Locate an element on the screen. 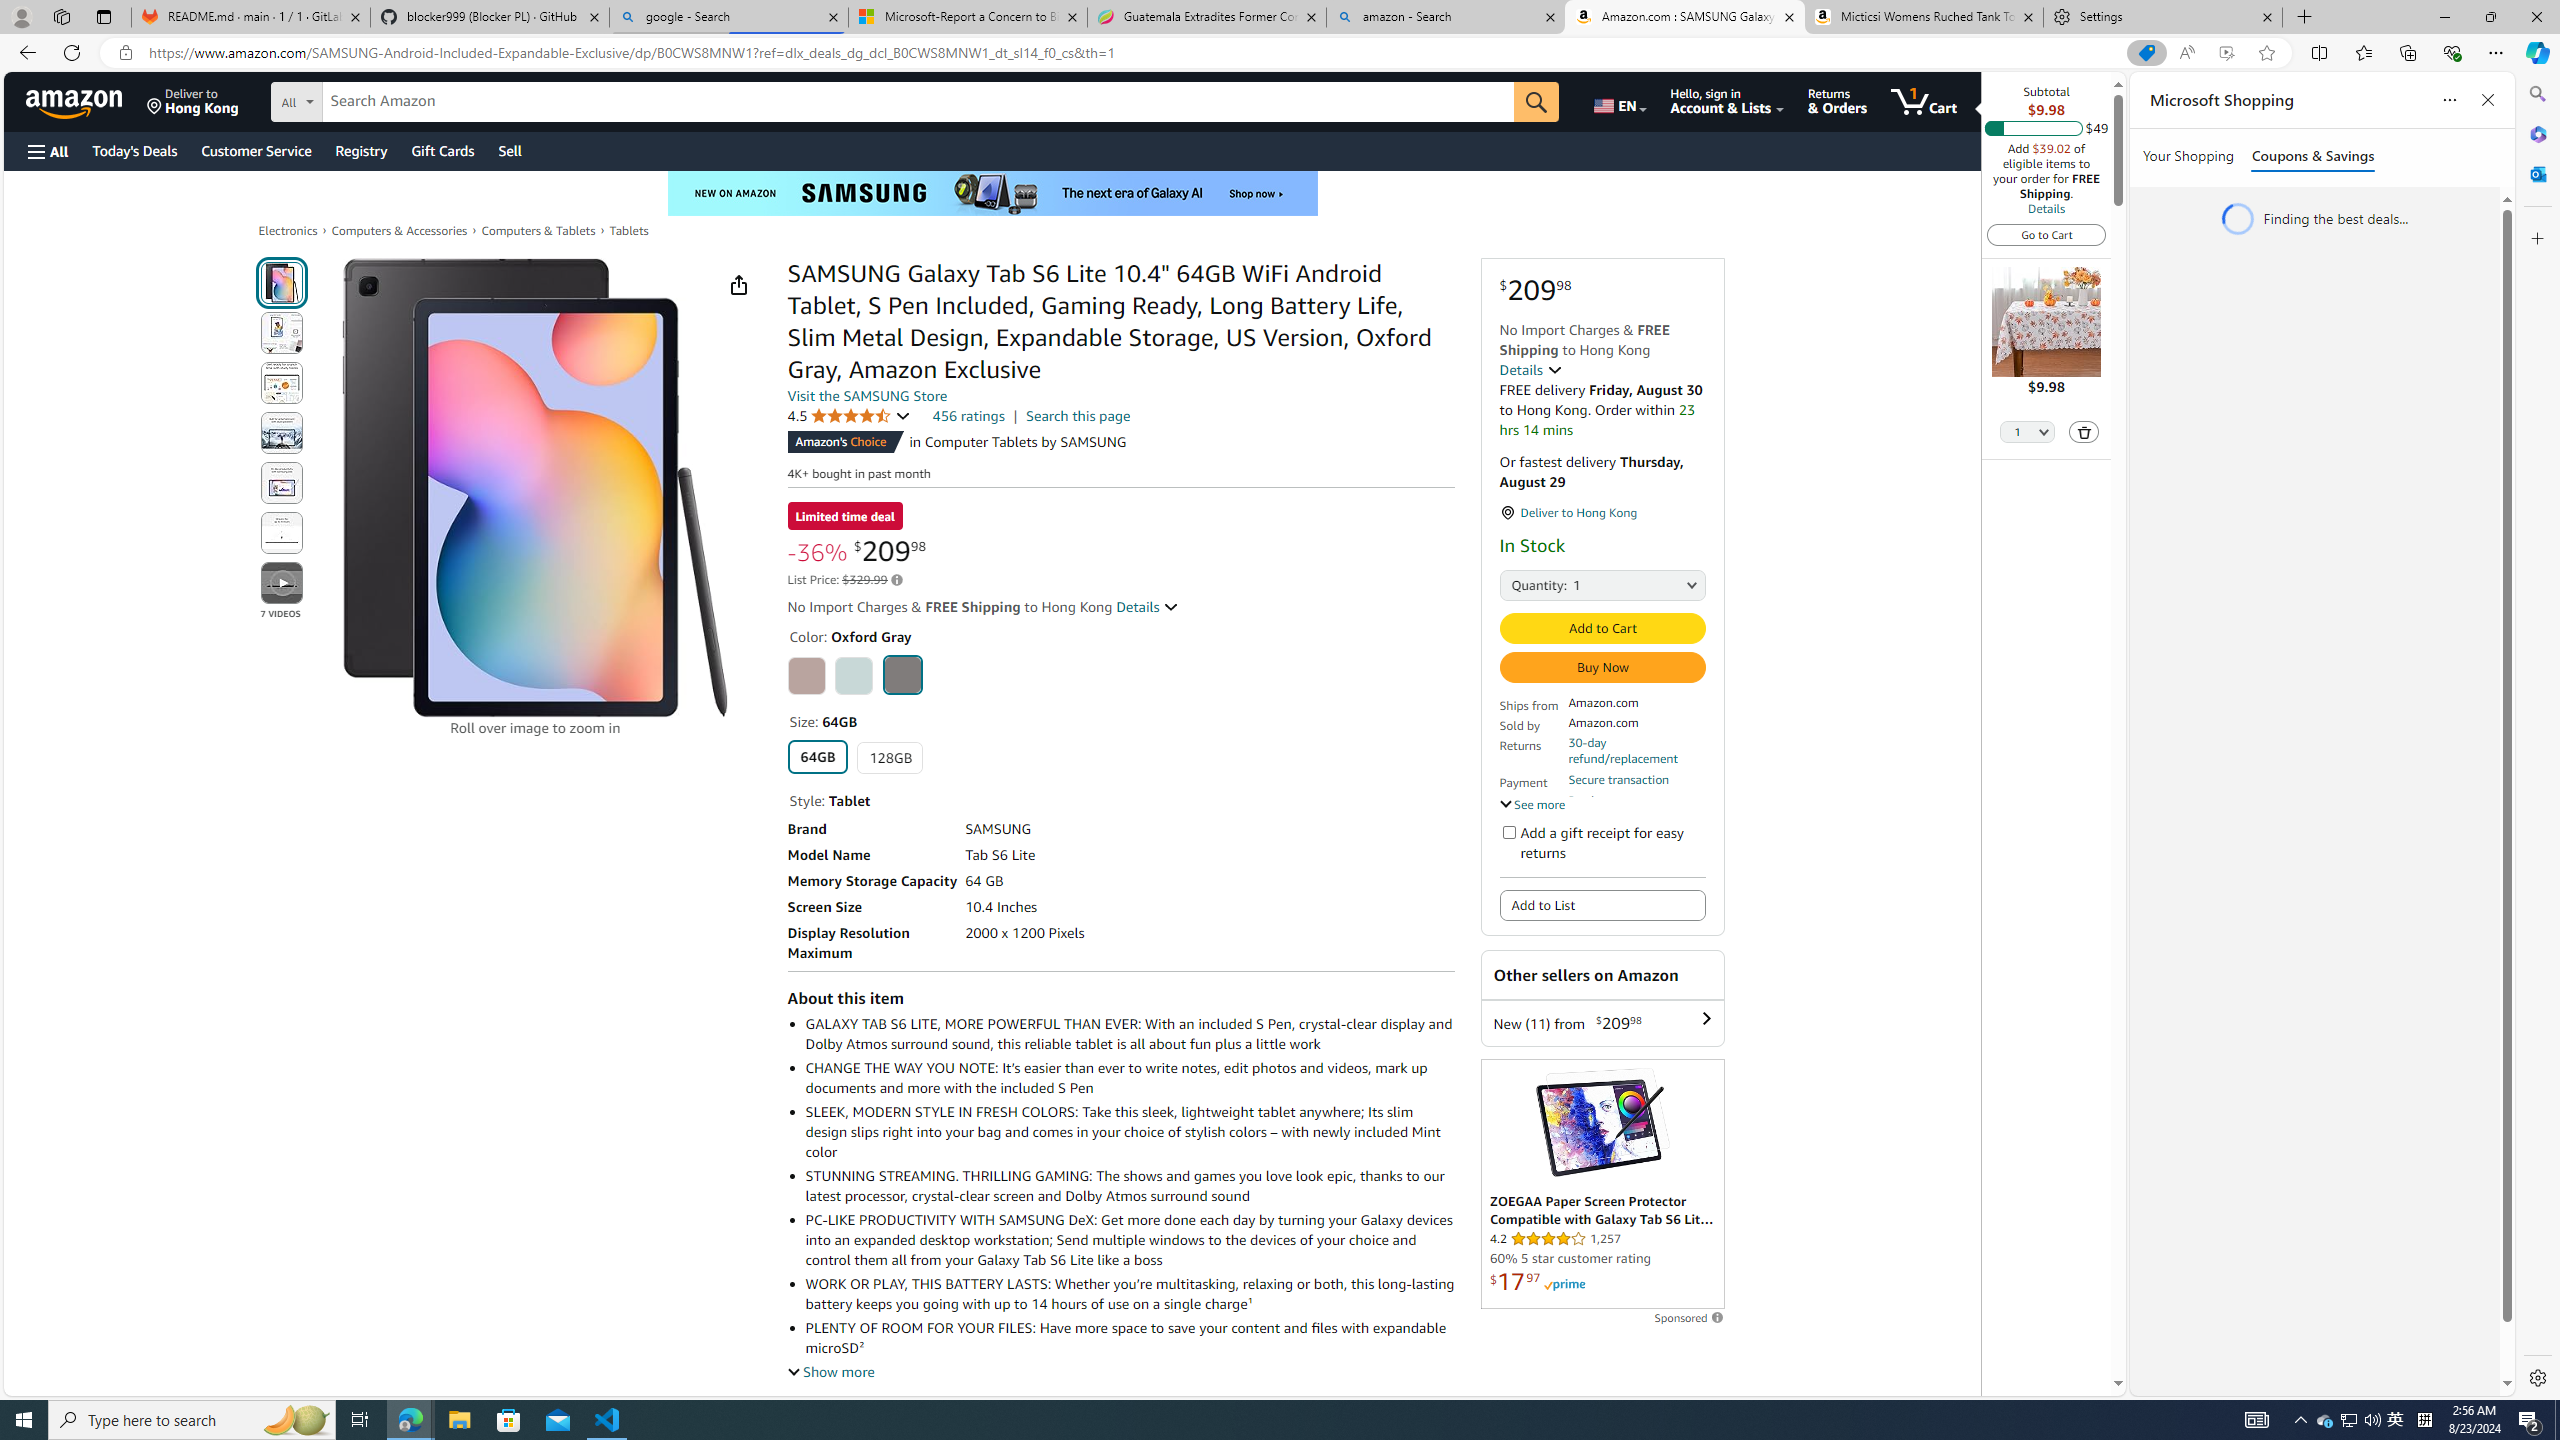 The image size is (2560, 1440). 'Tablets' is located at coordinates (628, 229).